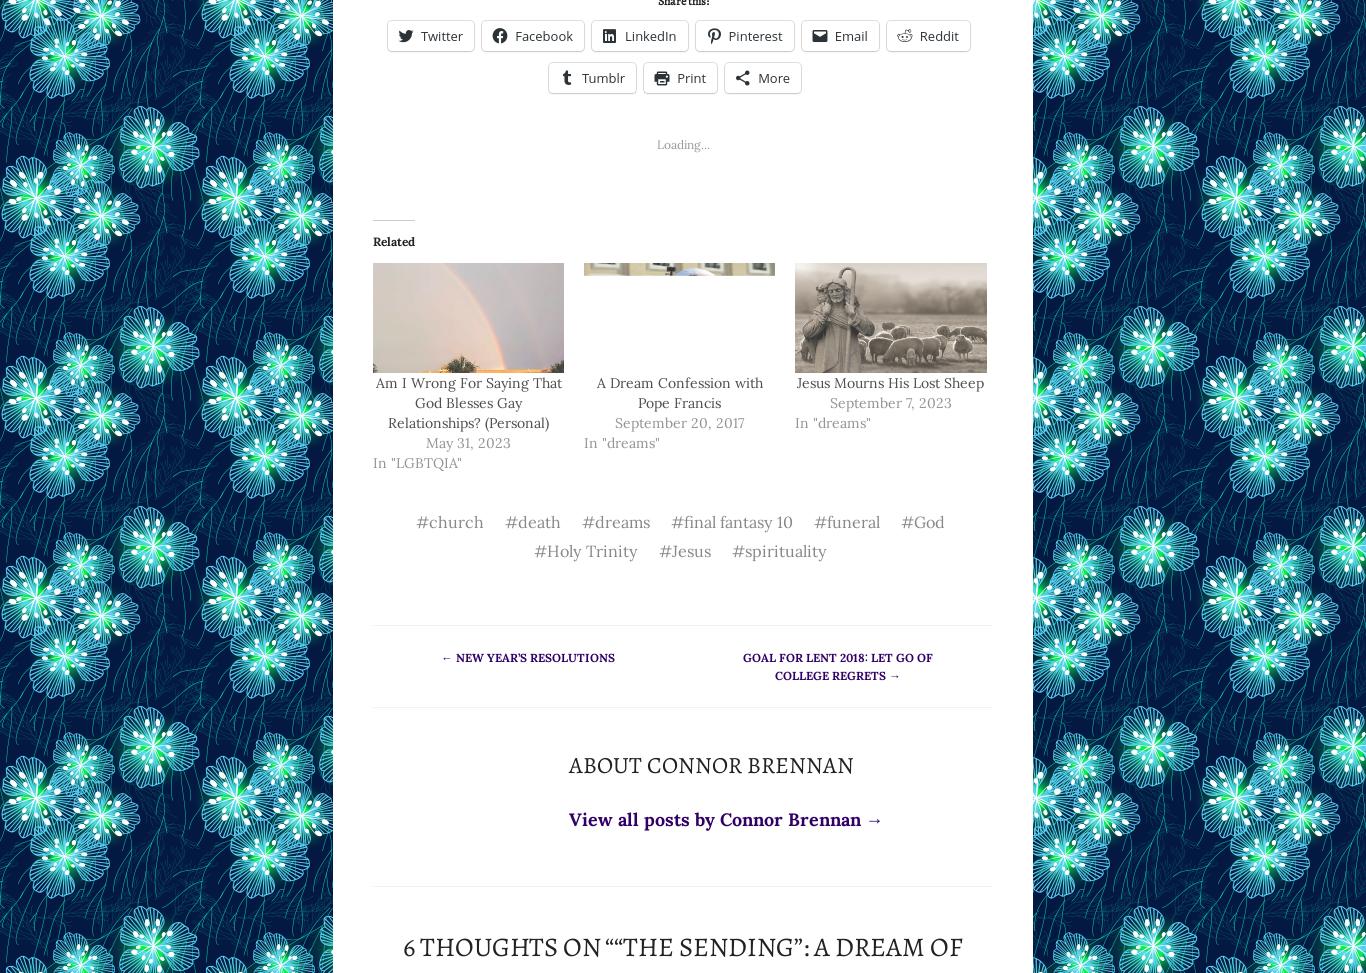 This screenshot has width=1366, height=973. Describe the element at coordinates (727, 35) in the screenshot. I see `'Pinterest'` at that location.